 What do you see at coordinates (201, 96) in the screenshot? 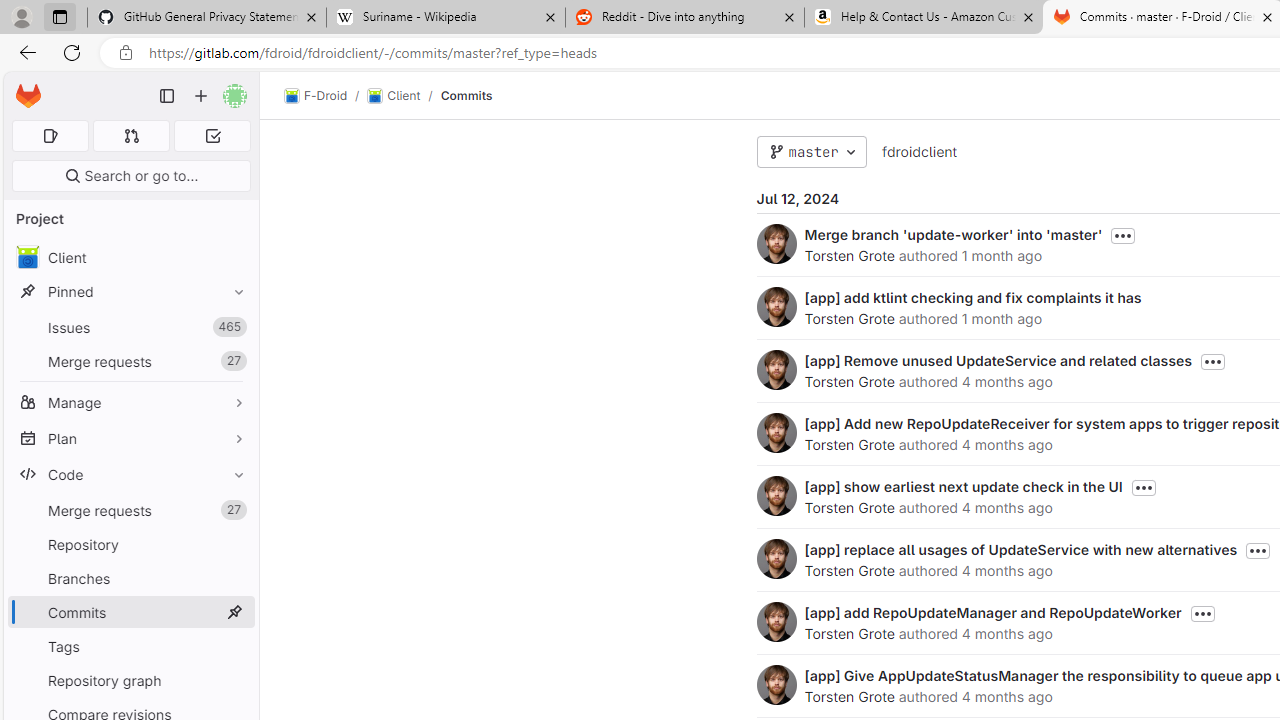
I see `'Create new...'` at bounding box center [201, 96].